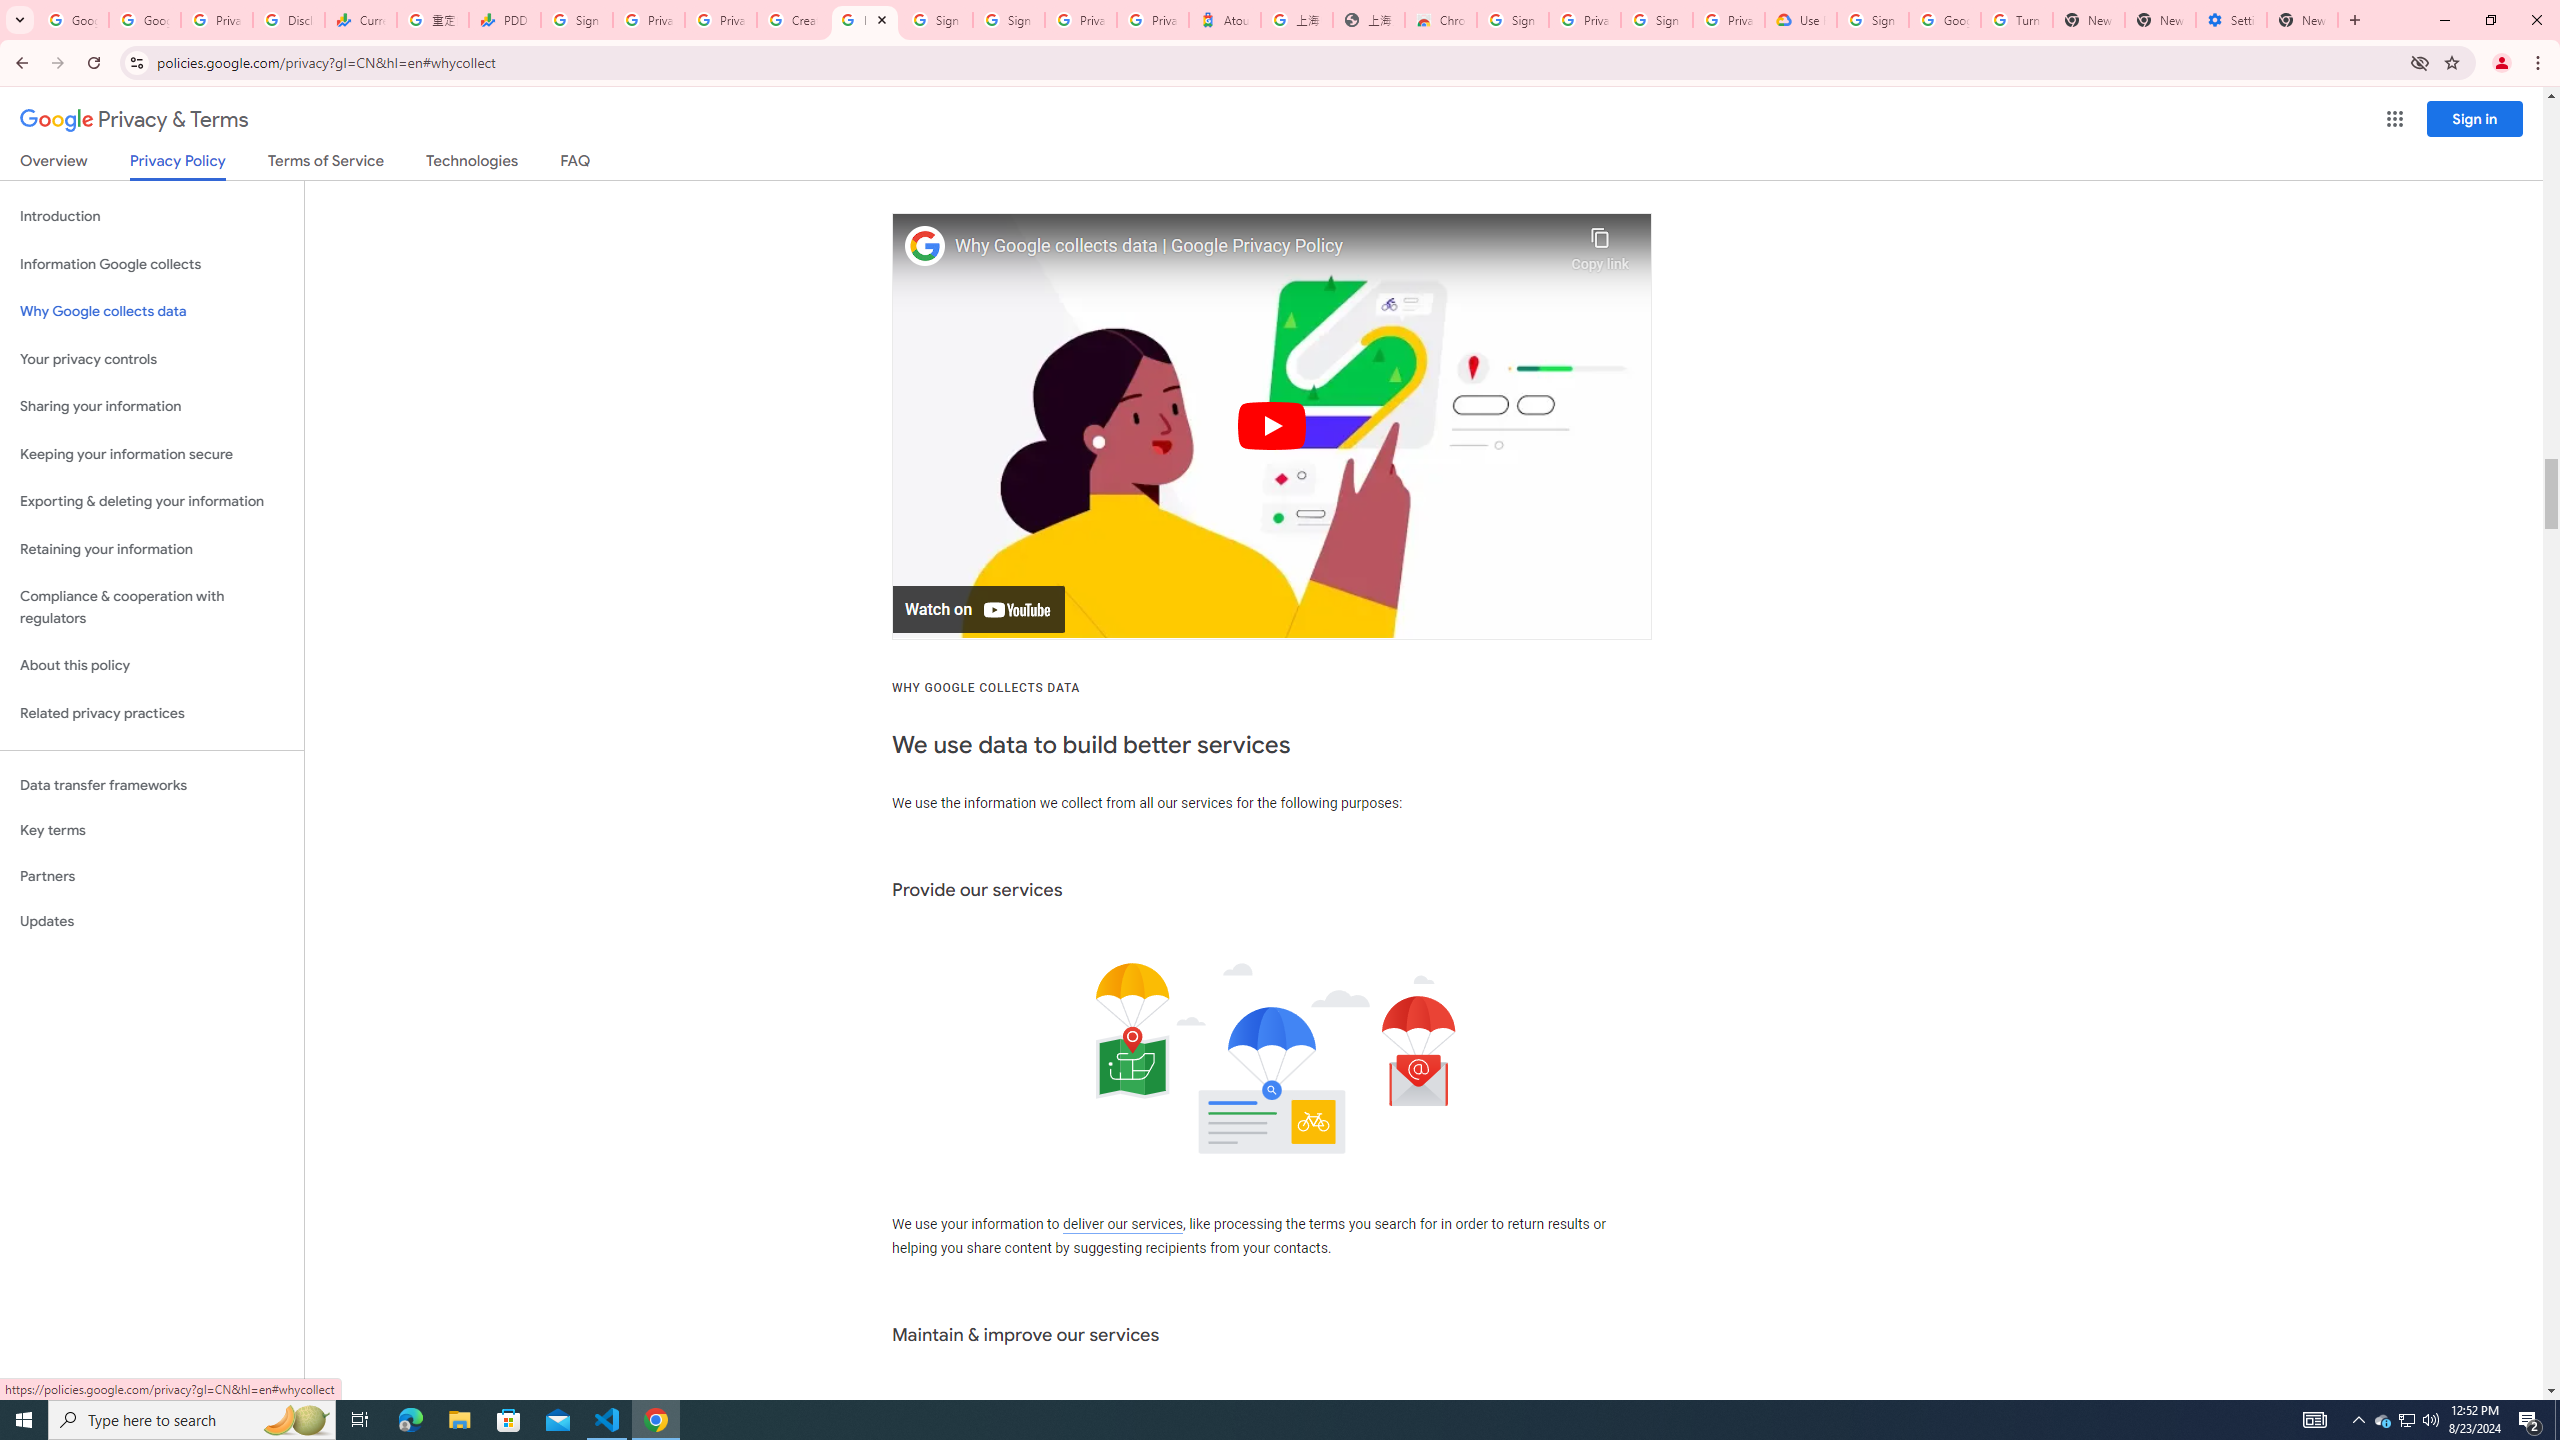  I want to click on 'Watch on YouTube', so click(978, 608).